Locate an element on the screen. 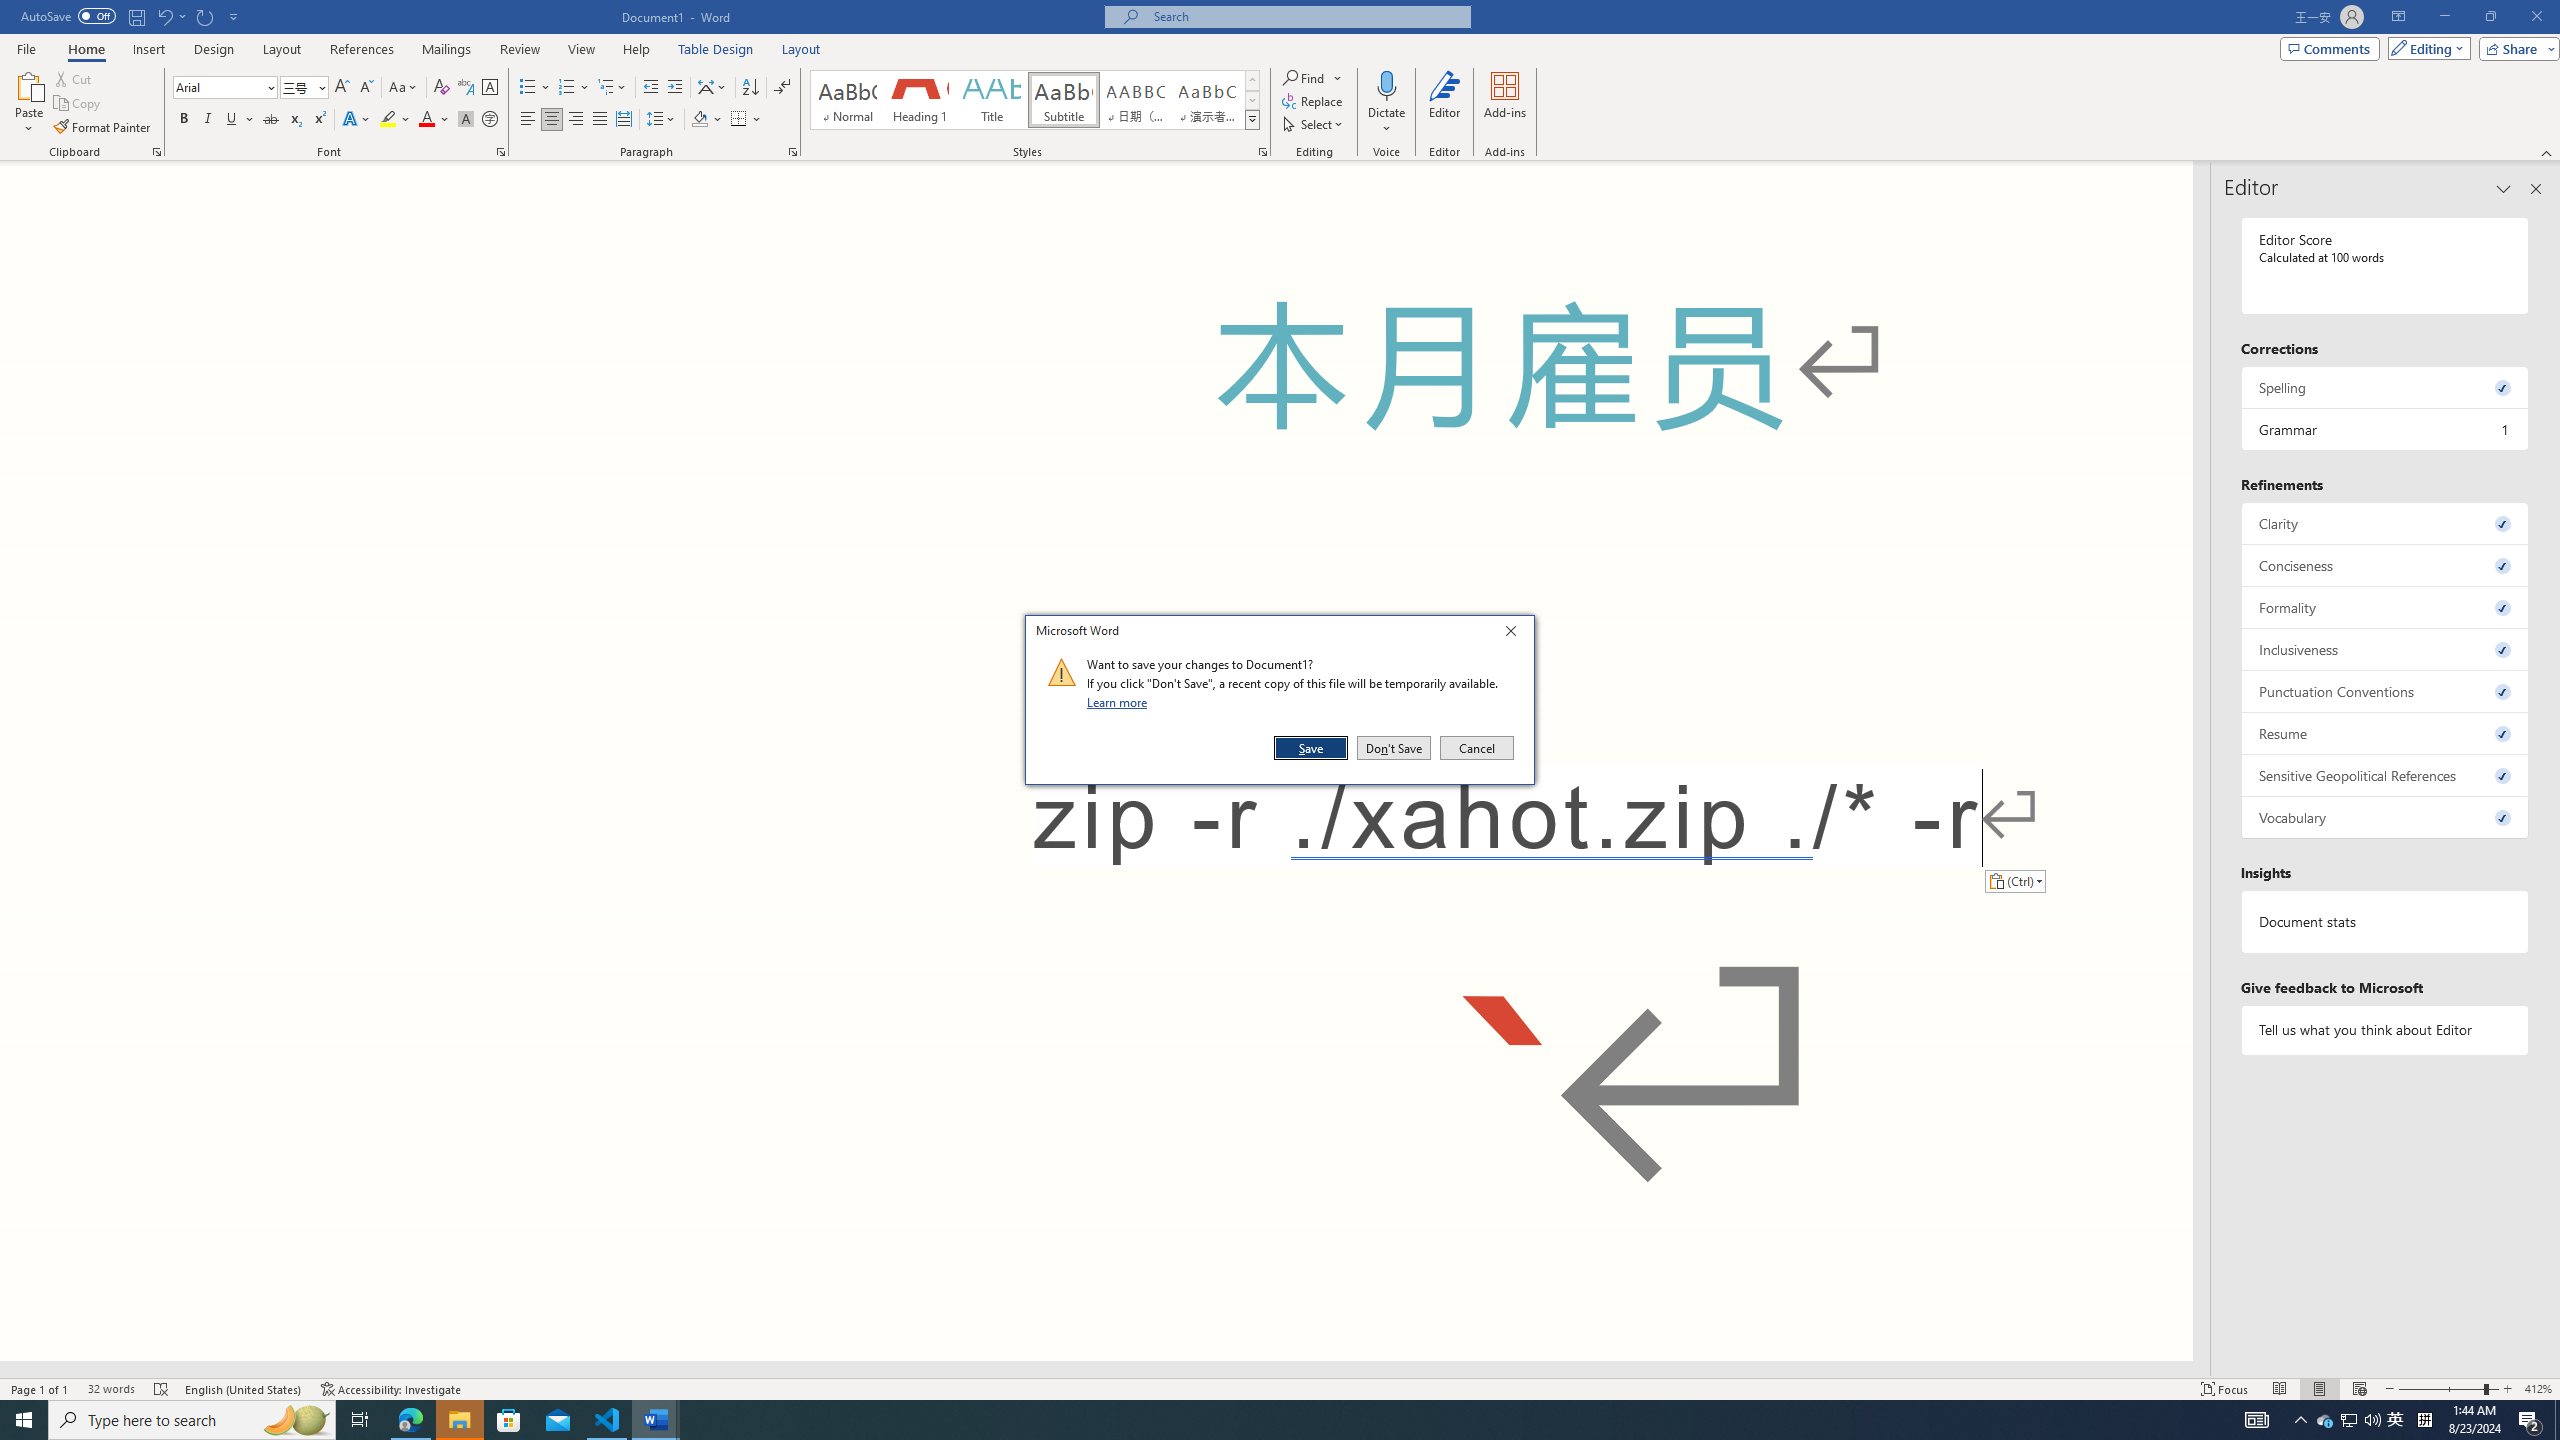  'Conciseness, 0 issues. Press space or enter to review items.' is located at coordinates (2384, 564).